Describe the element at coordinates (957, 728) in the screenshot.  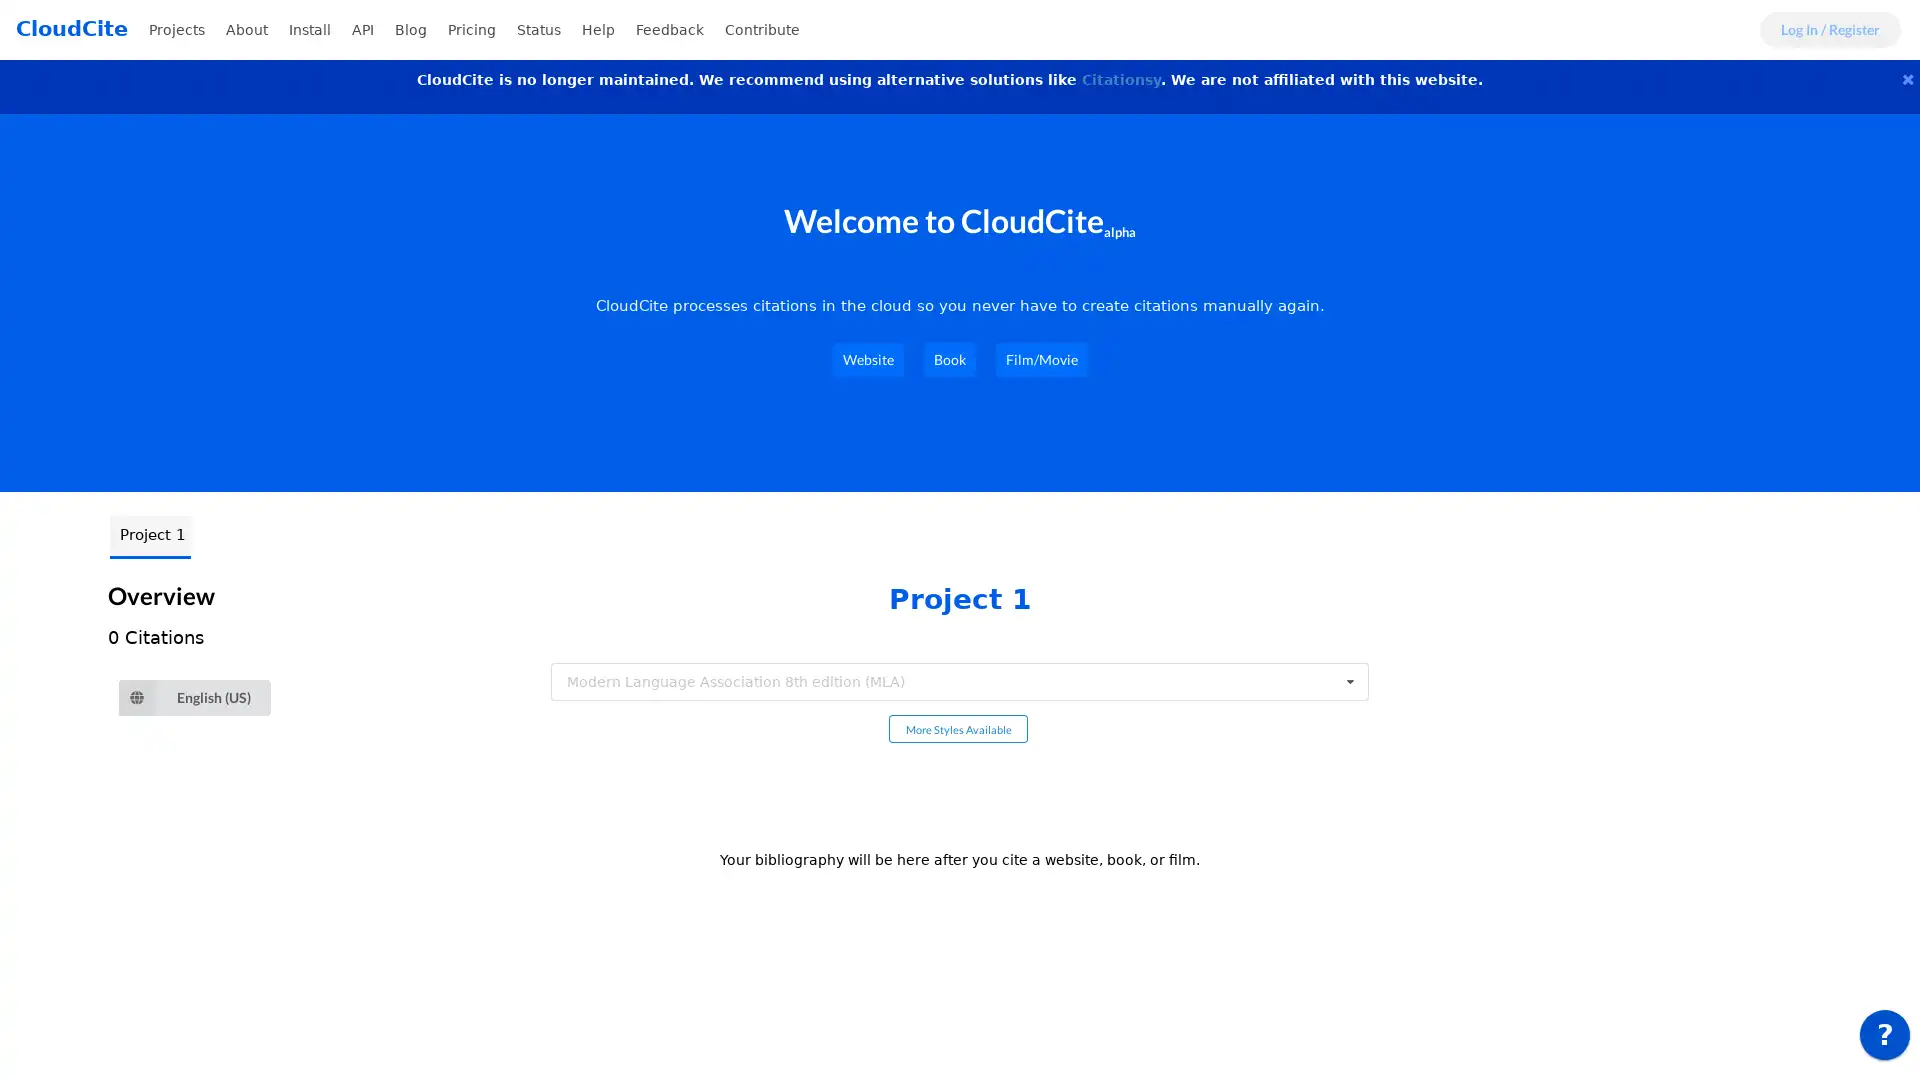
I see `More Styles Available` at that location.